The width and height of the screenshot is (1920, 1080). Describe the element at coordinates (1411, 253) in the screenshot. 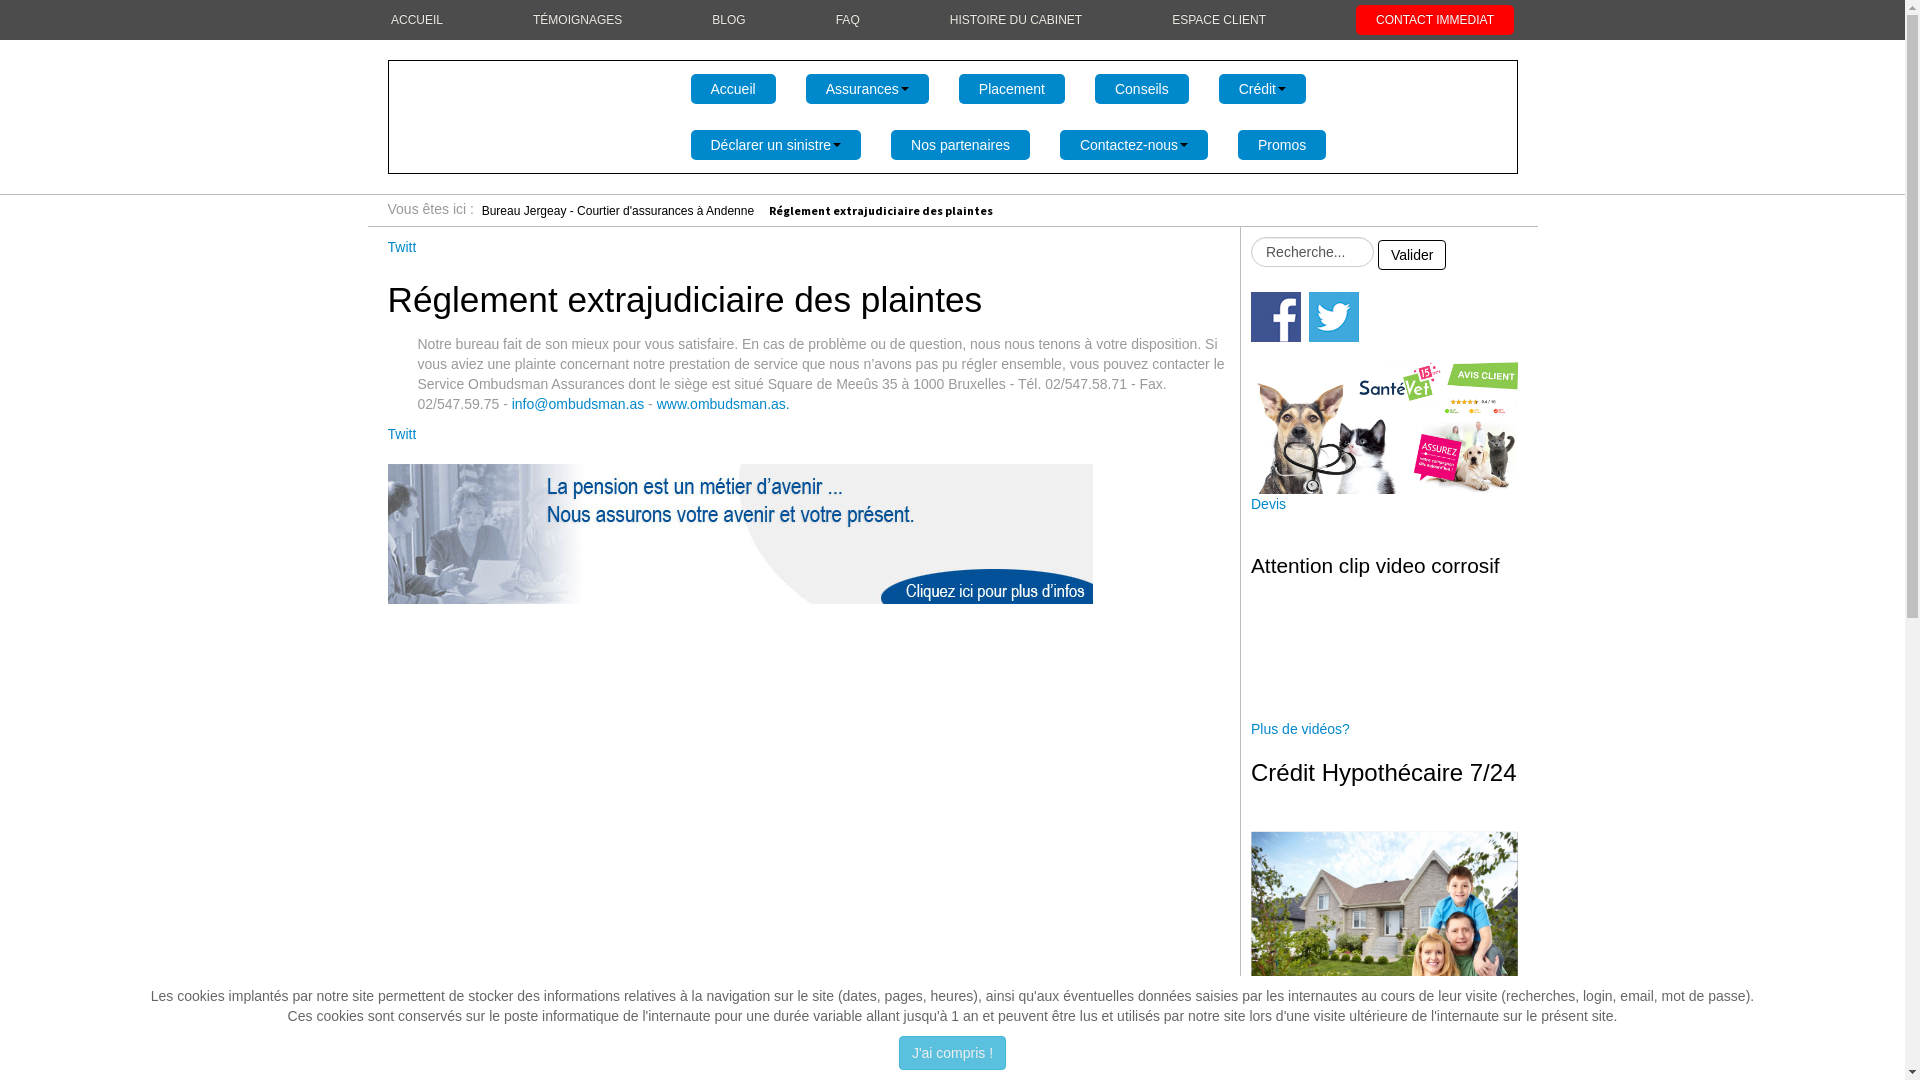

I see `'Valider'` at that location.